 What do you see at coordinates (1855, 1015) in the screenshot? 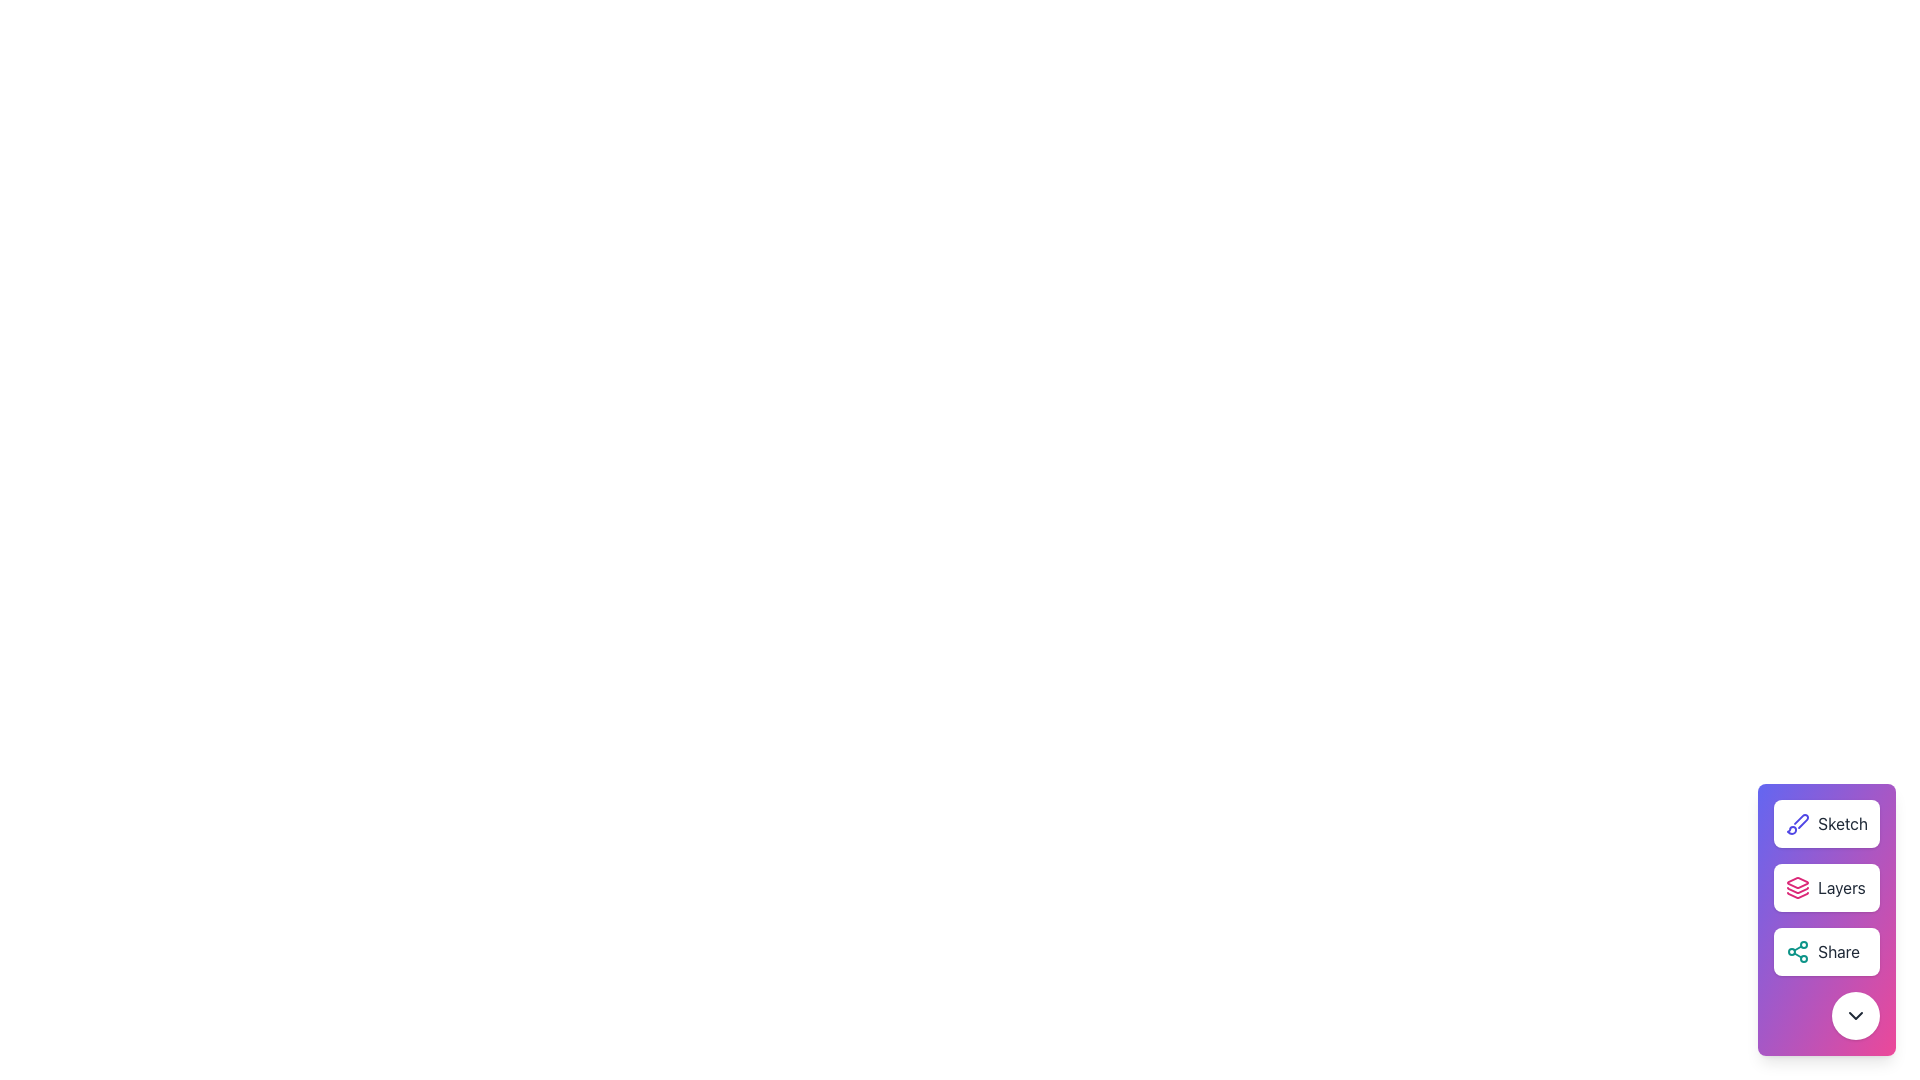
I see `the downward-pointing chevron icon within the circular white button located at the bottom-right corner of the interface` at bounding box center [1855, 1015].